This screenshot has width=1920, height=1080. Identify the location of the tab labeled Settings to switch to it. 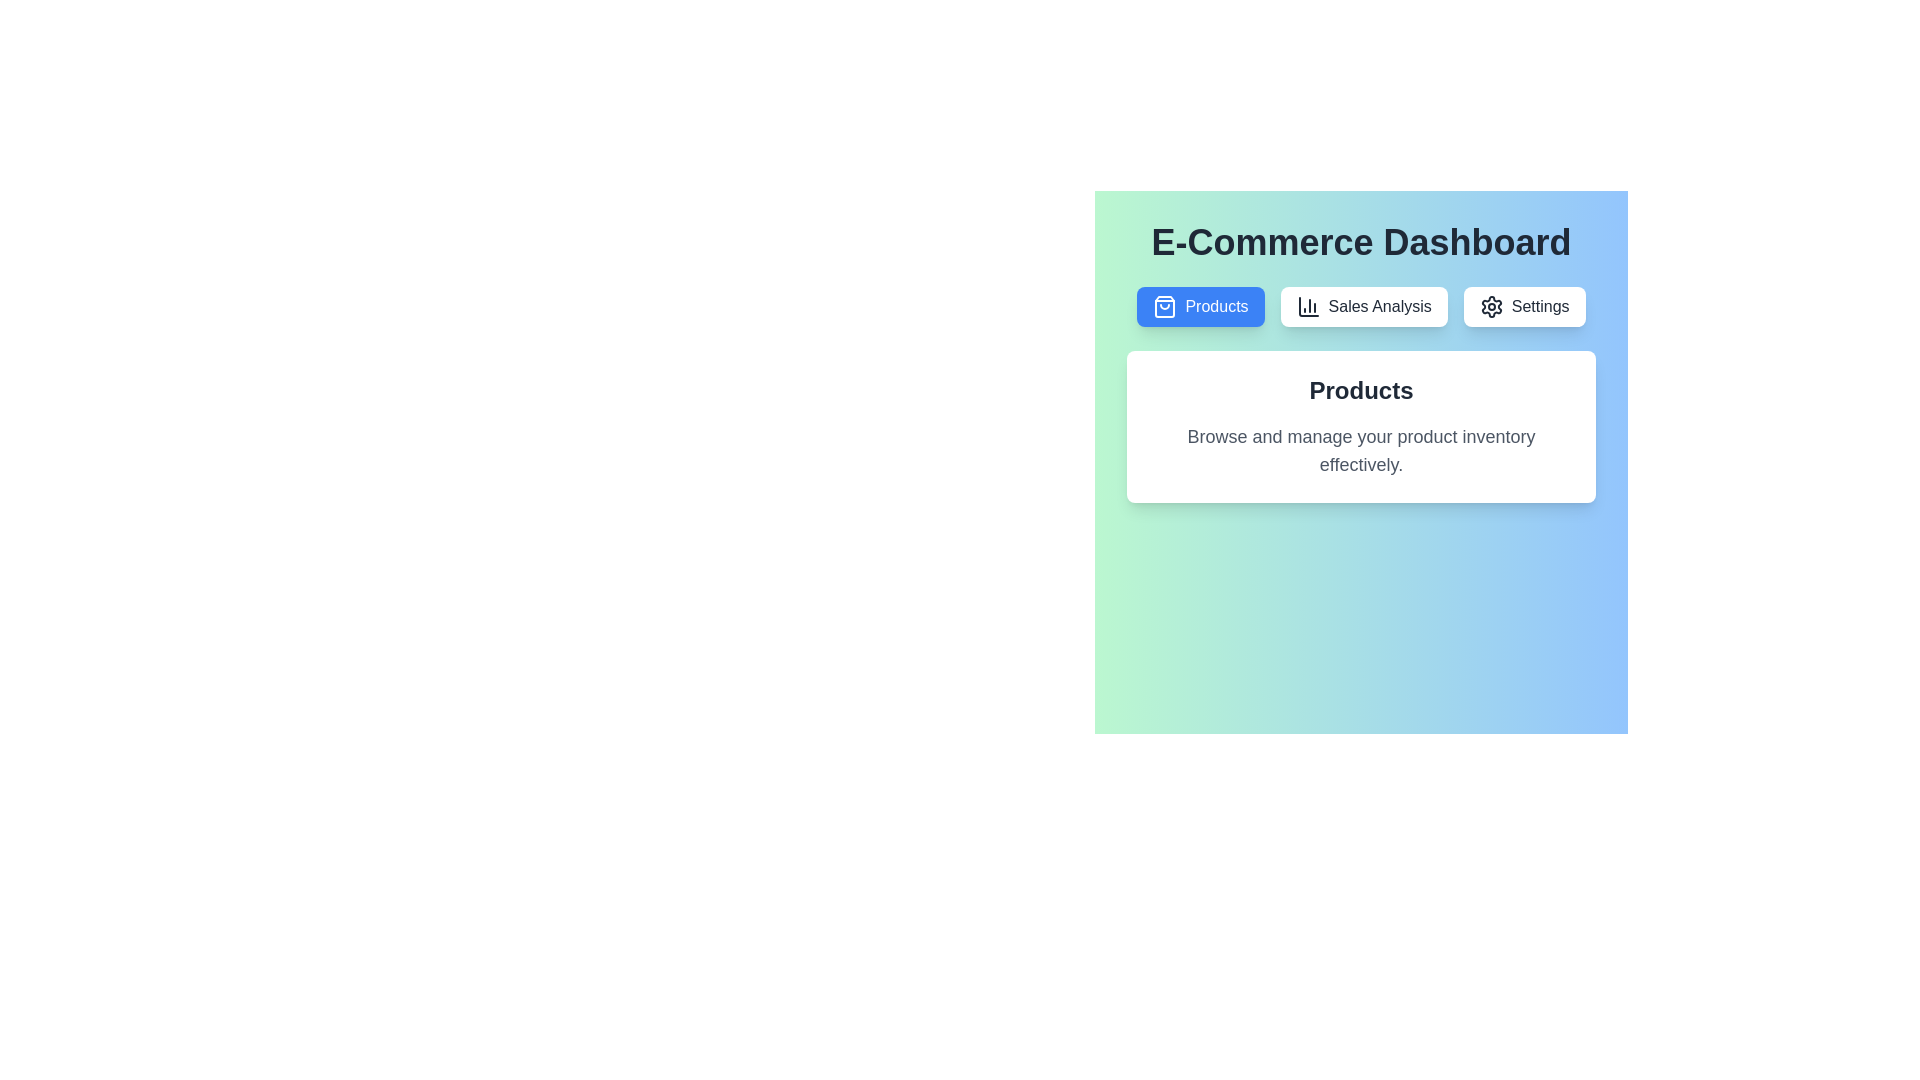
(1523, 307).